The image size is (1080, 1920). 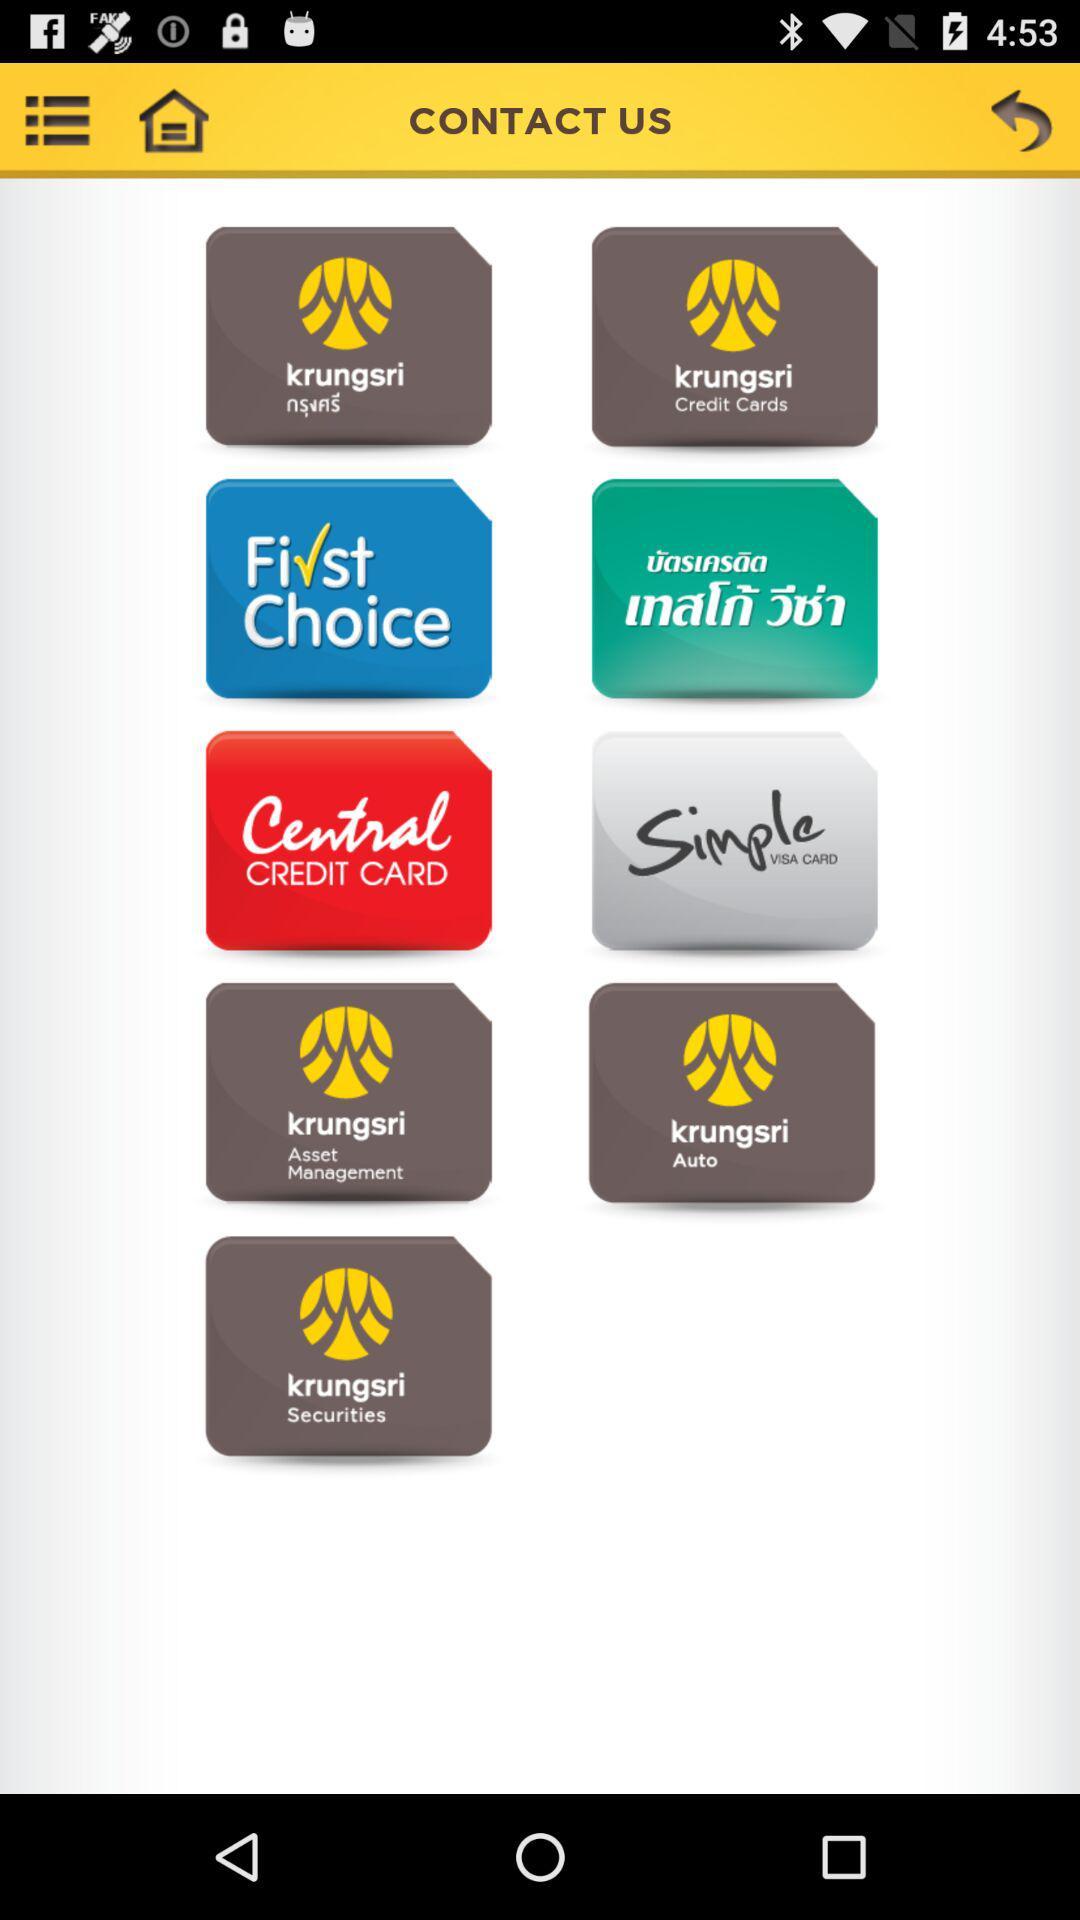 I want to click on simple visa card, so click(x=731, y=850).